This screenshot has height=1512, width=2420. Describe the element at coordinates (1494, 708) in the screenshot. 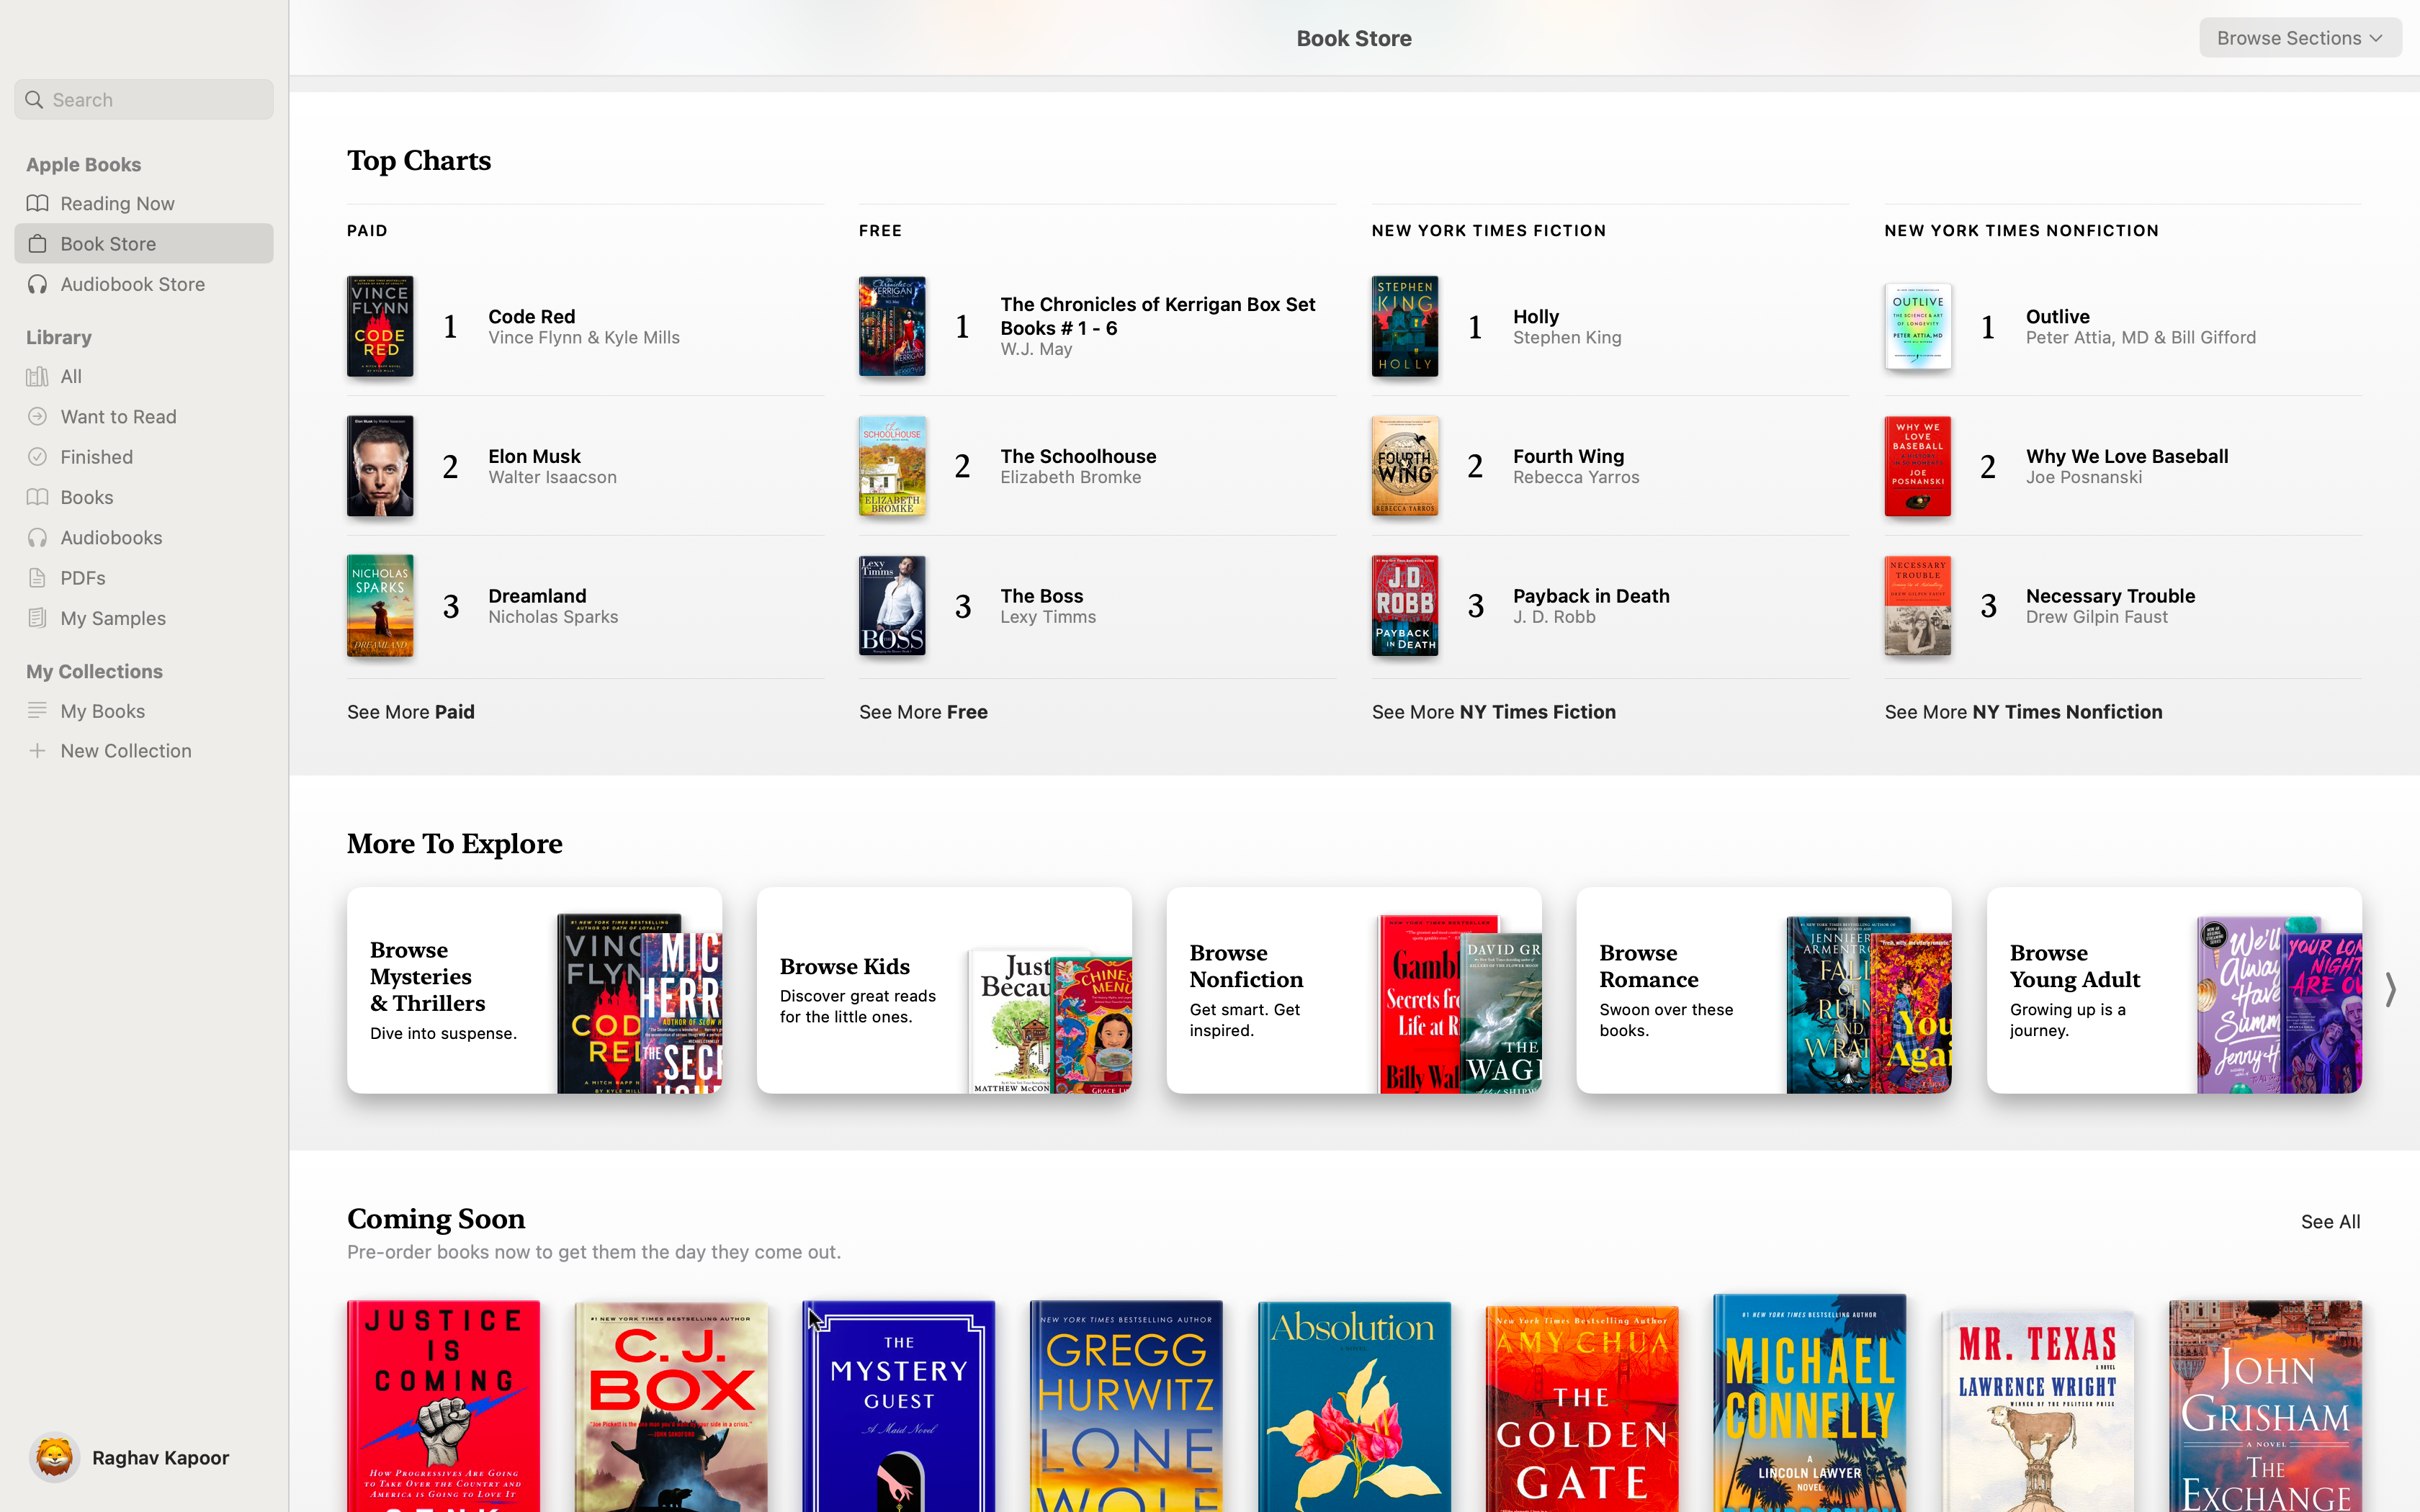

I see `Display the complete list of New York Times Fiction books` at that location.